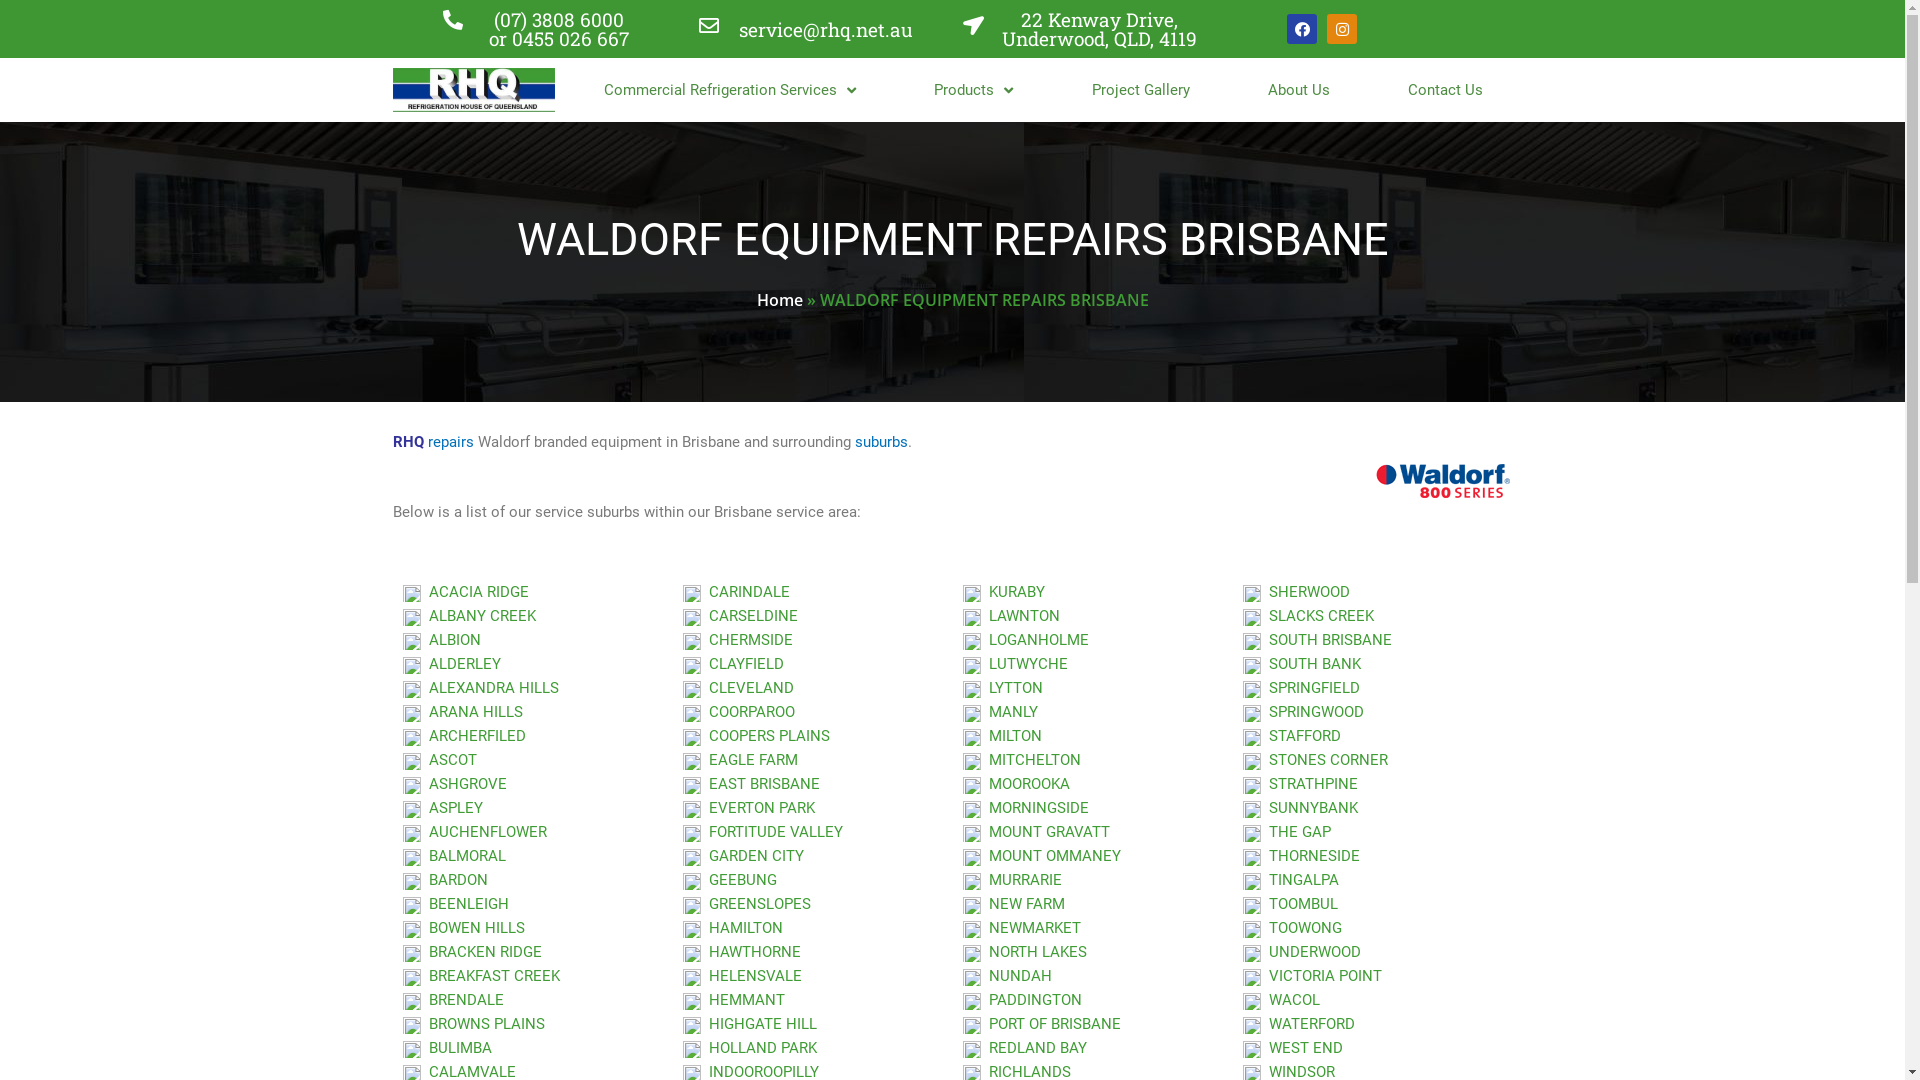 The image size is (1920, 1080). Describe the element at coordinates (473, 832) in the screenshot. I see `'  AUCHENFLOWER'` at that location.